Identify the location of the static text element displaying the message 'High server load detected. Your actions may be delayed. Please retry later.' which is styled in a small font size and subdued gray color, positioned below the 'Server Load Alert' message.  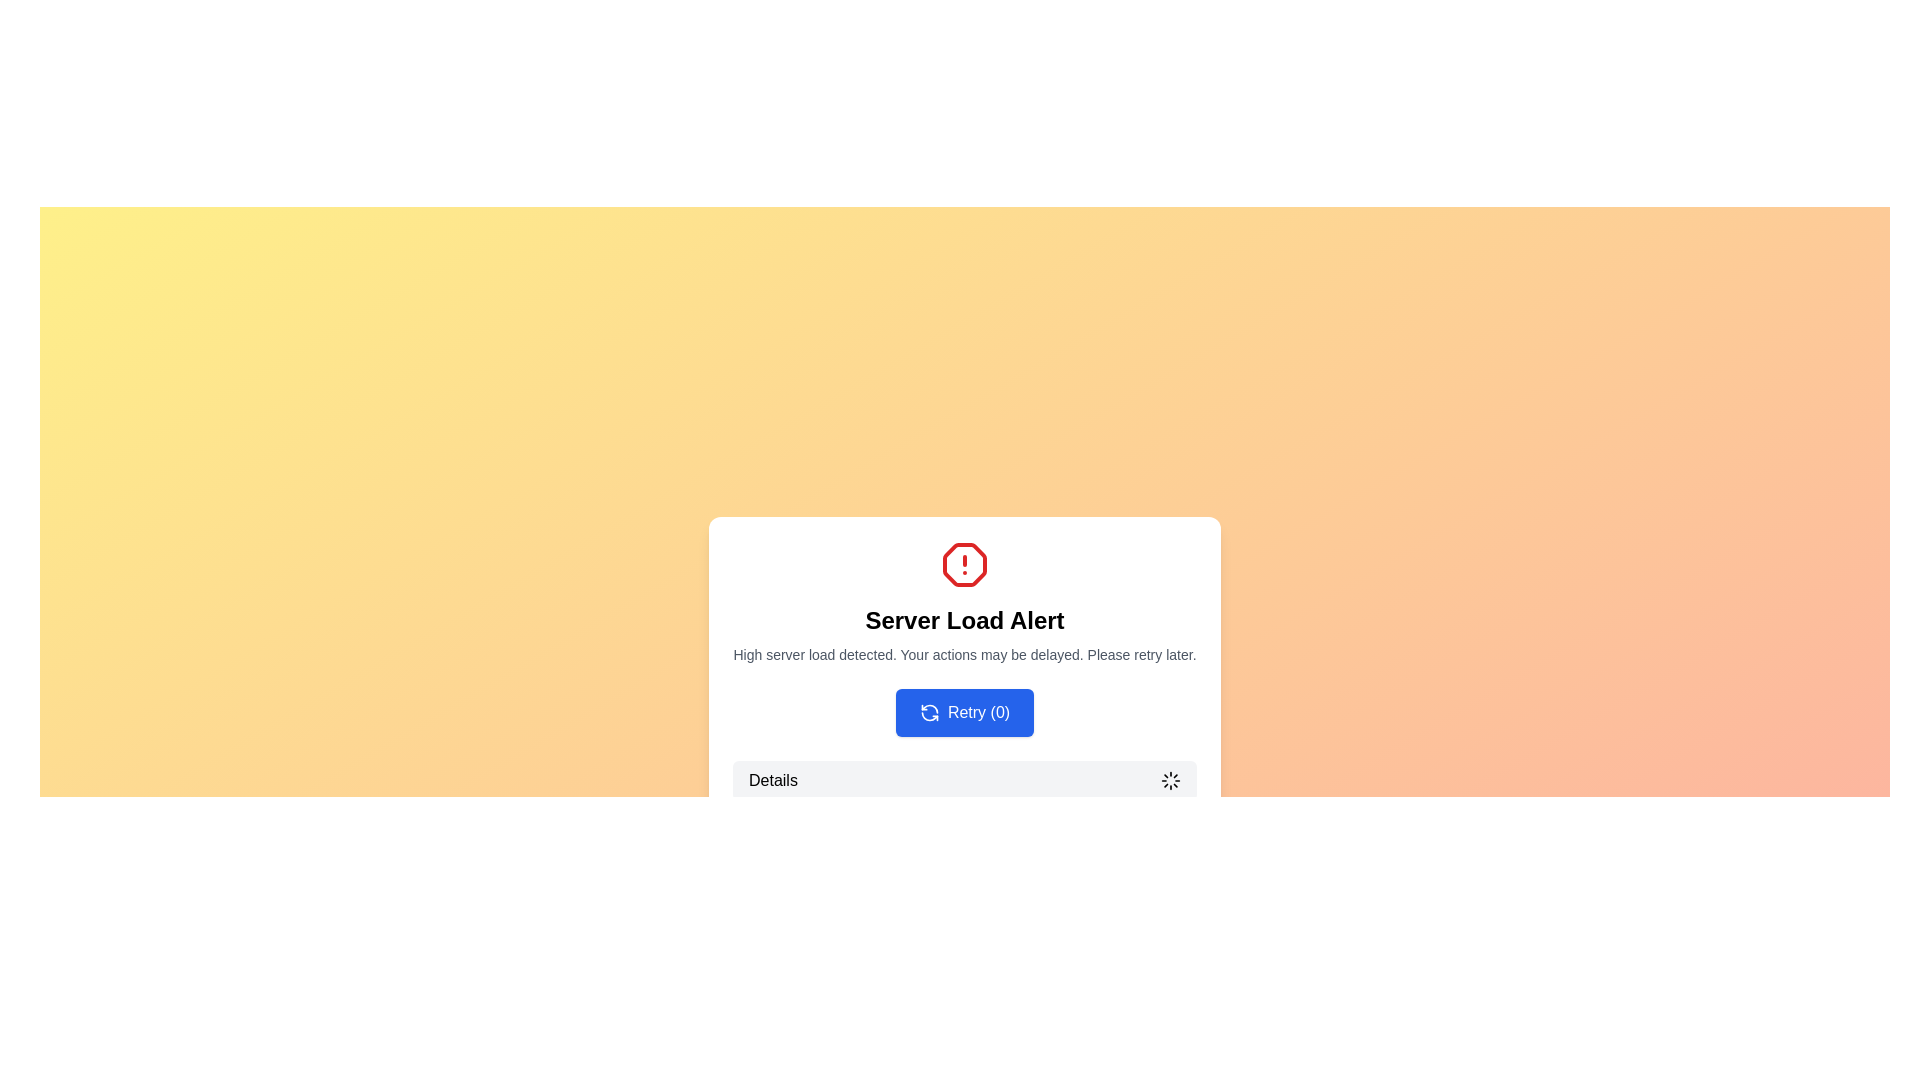
(964, 655).